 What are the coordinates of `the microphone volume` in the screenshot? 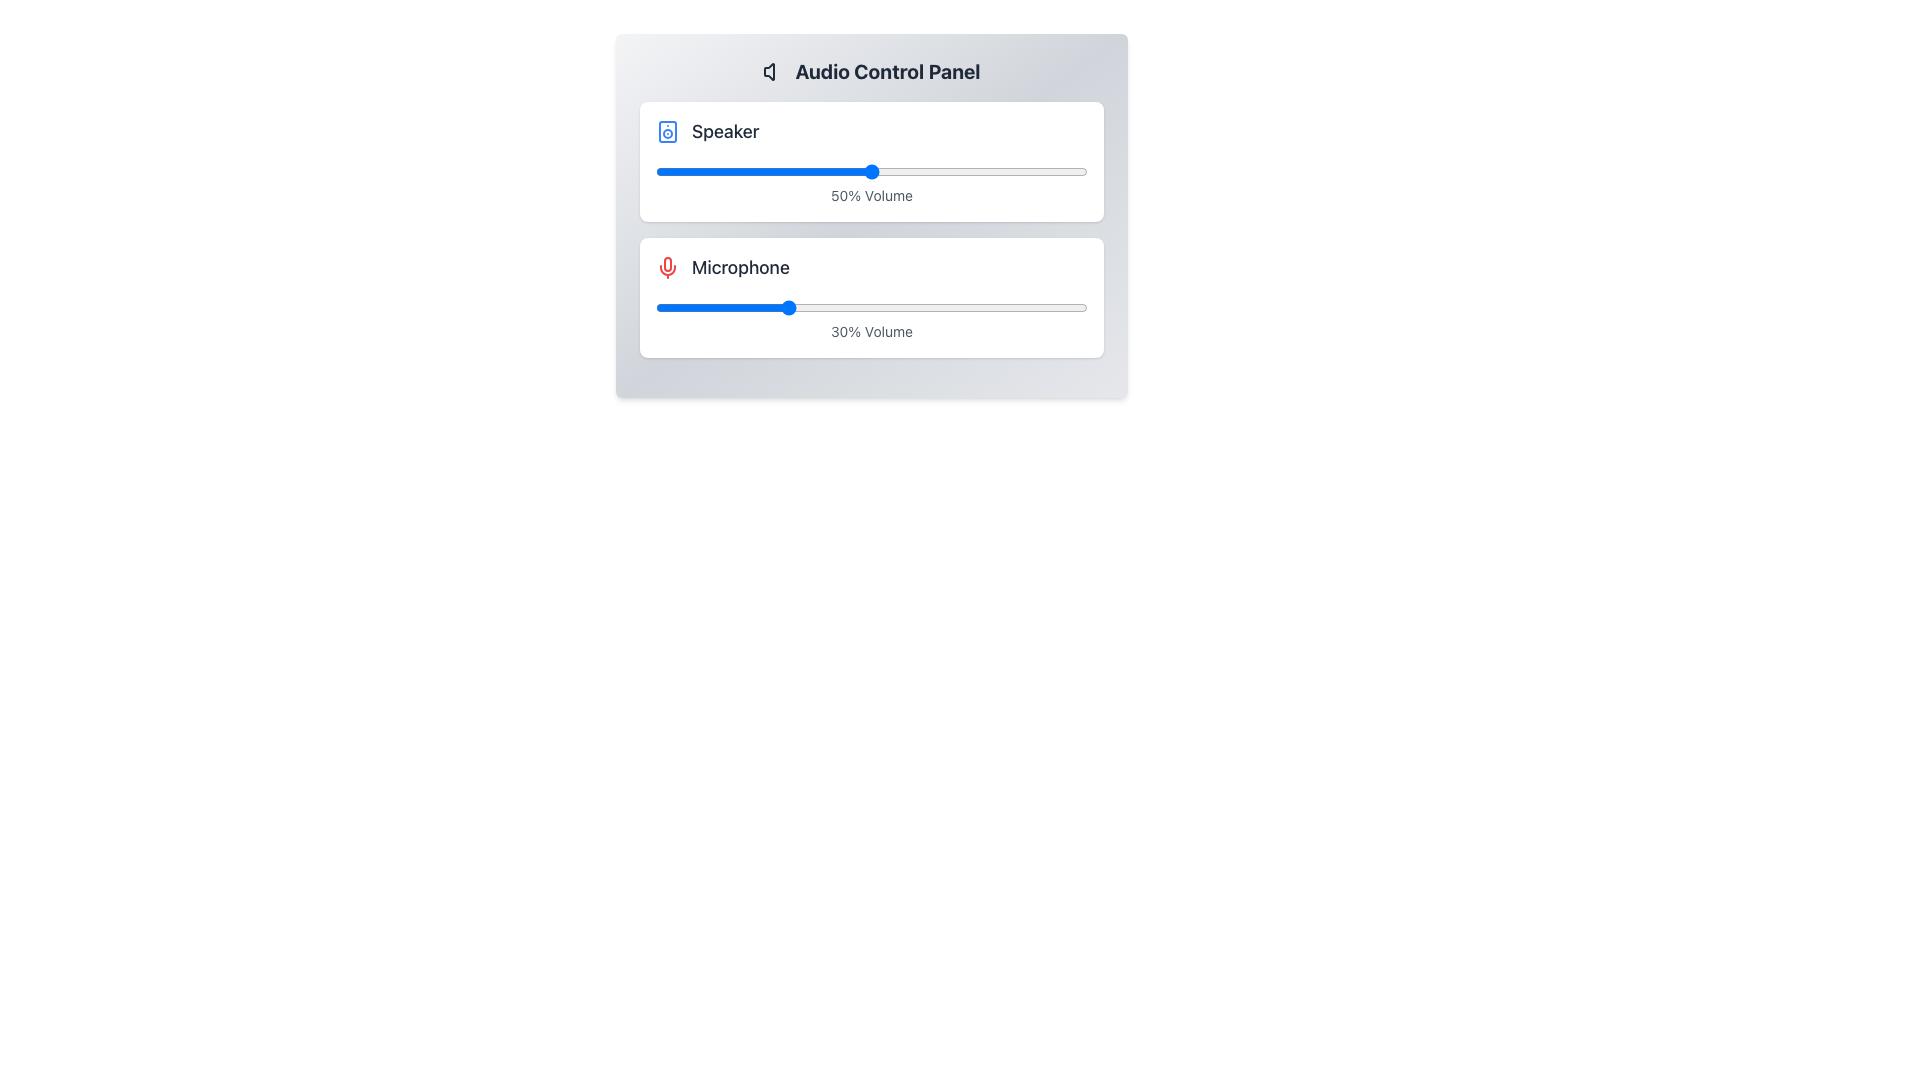 It's located at (1061, 308).